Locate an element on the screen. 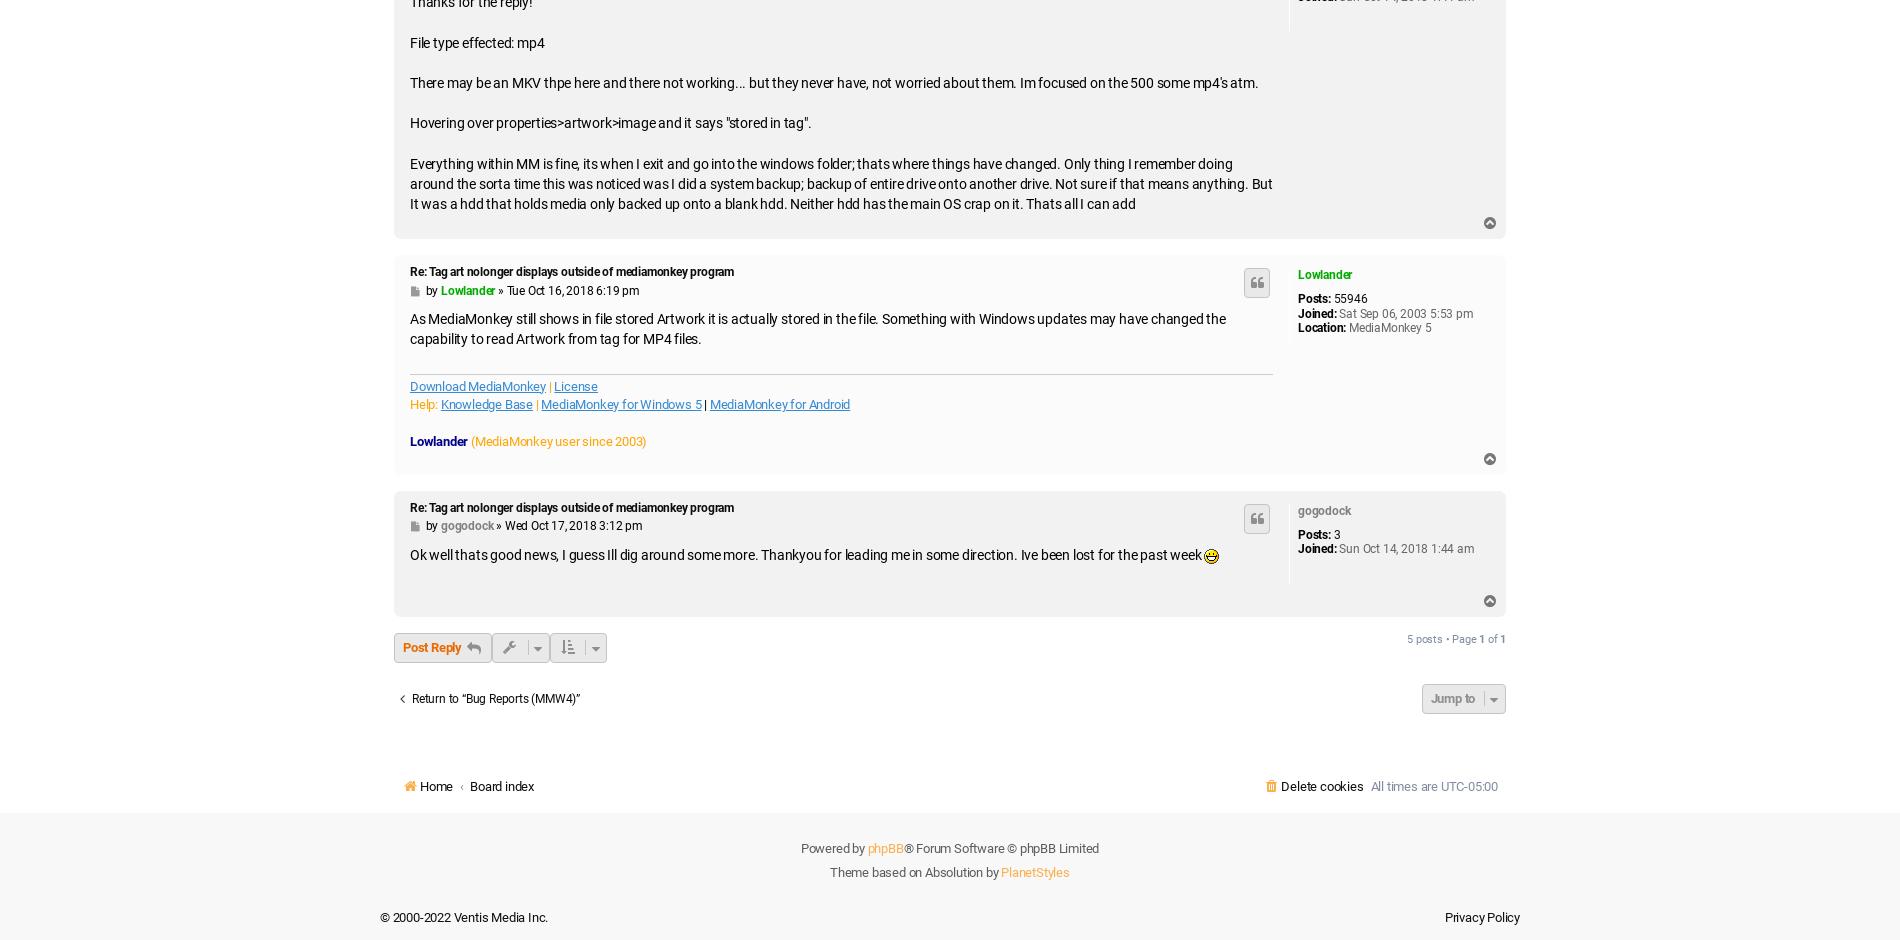 The height and width of the screenshot is (940, 1900). 'Hovering over properties>artwork>image and it says "stored in tag".' is located at coordinates (610, 122).